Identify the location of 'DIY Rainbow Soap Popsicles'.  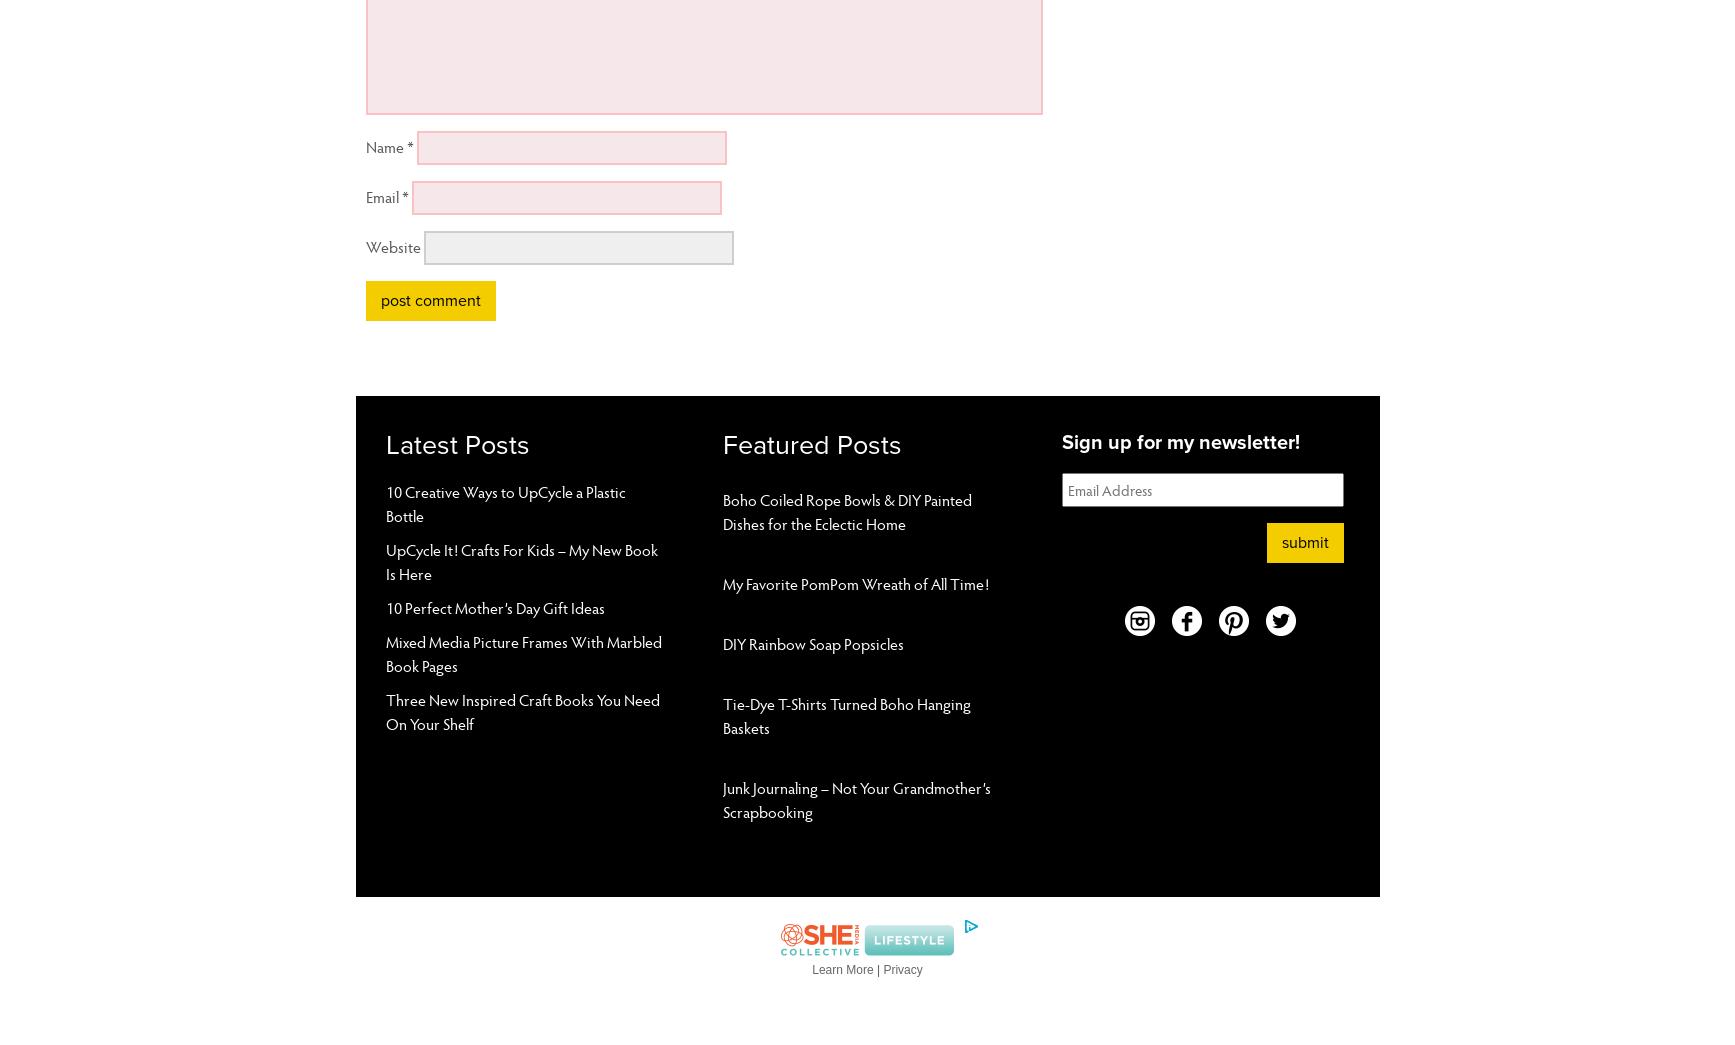
(813, 642).